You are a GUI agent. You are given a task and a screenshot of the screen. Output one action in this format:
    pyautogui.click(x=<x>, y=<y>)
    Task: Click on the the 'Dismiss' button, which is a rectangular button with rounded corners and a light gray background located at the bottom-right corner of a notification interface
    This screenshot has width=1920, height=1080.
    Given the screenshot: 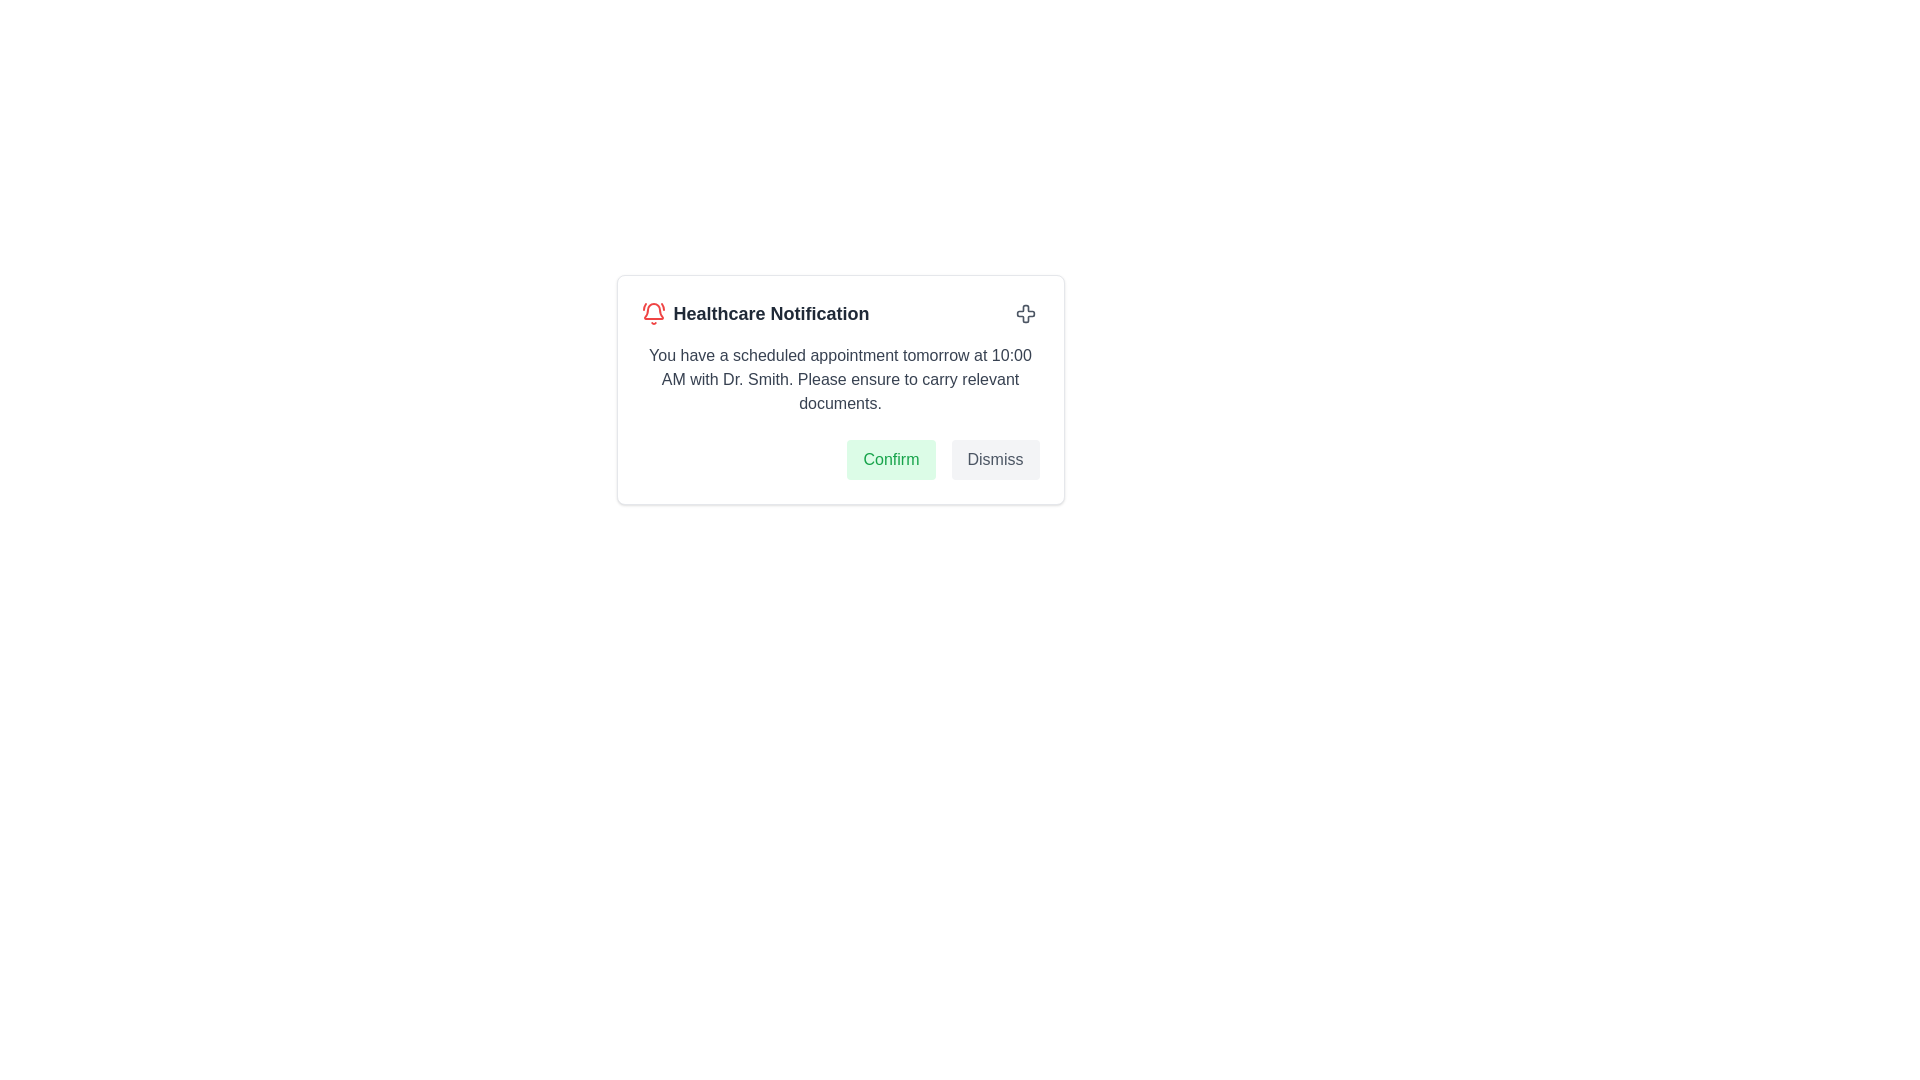 What is the action you would take?
    pyautogui.click(x=995, y=459)
    